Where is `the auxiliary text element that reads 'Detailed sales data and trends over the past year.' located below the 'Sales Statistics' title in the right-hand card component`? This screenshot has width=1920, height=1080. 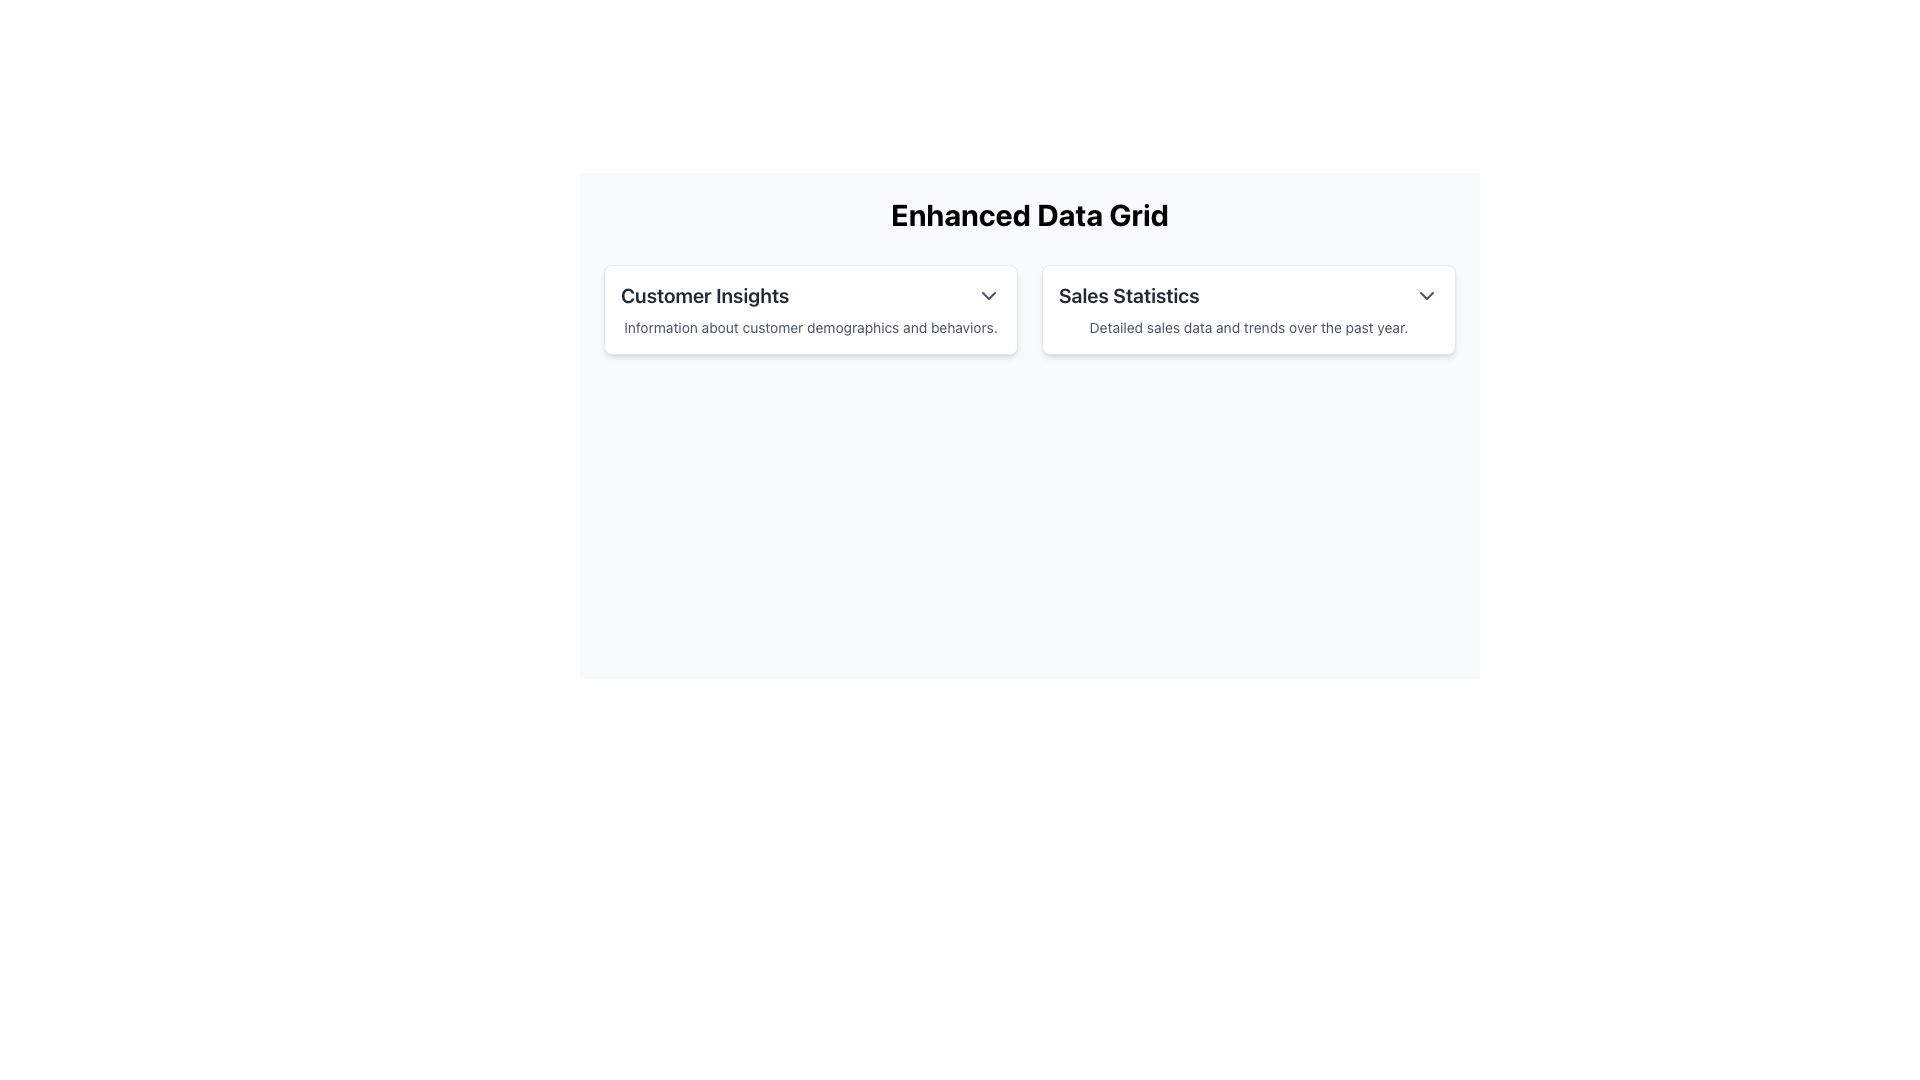 the auxiliary text element that reads 'Detailed sales data and trends over the past year.' located below the 'Sales Statistics' title in the right-hand card component is located at coordinates (1247, 326).